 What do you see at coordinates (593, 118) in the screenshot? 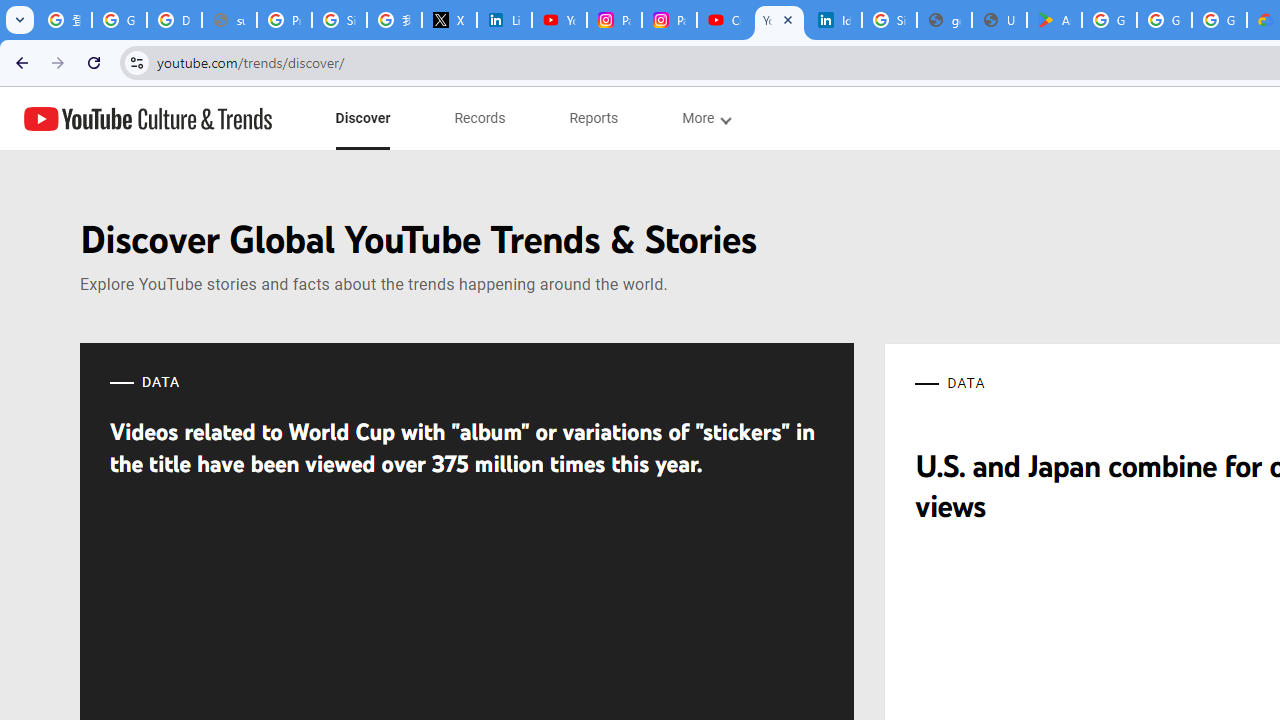
I see `'subnav-Reports menupopup'` at bounding box center [593, 118].